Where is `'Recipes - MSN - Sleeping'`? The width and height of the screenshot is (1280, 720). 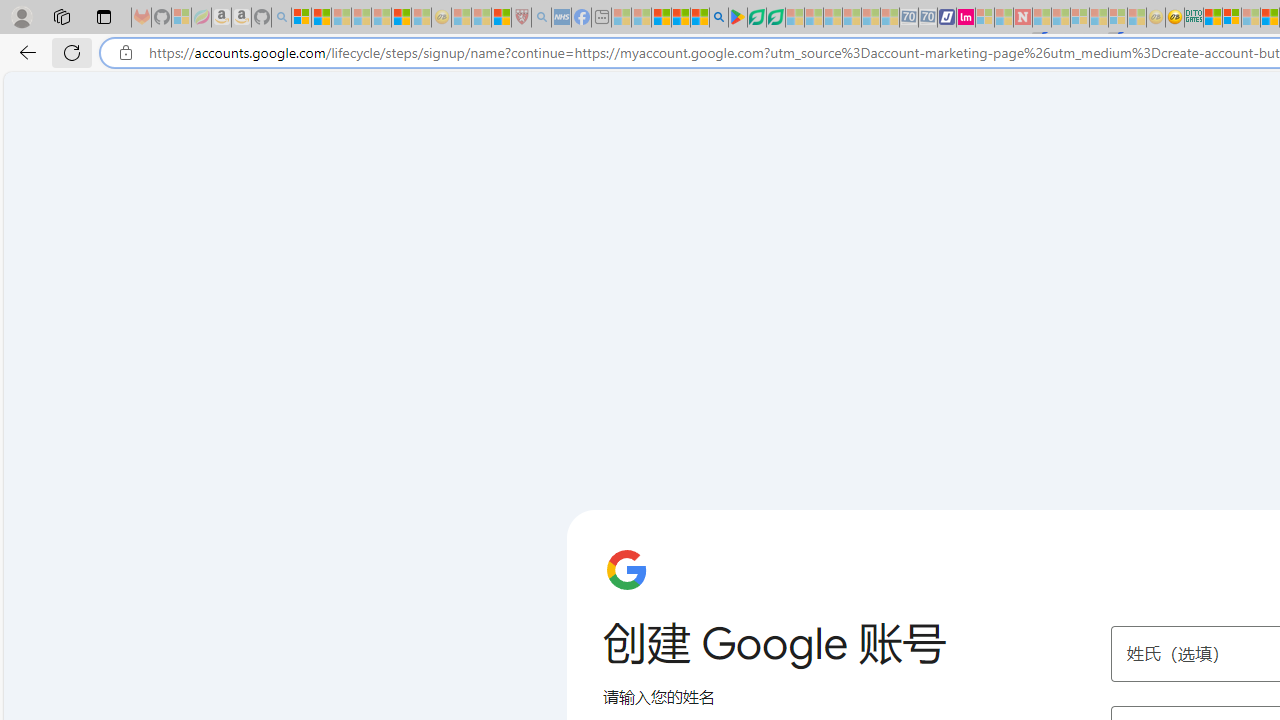
'Recipes - MSN - Sleeping' is located at coordinates (460, 17).